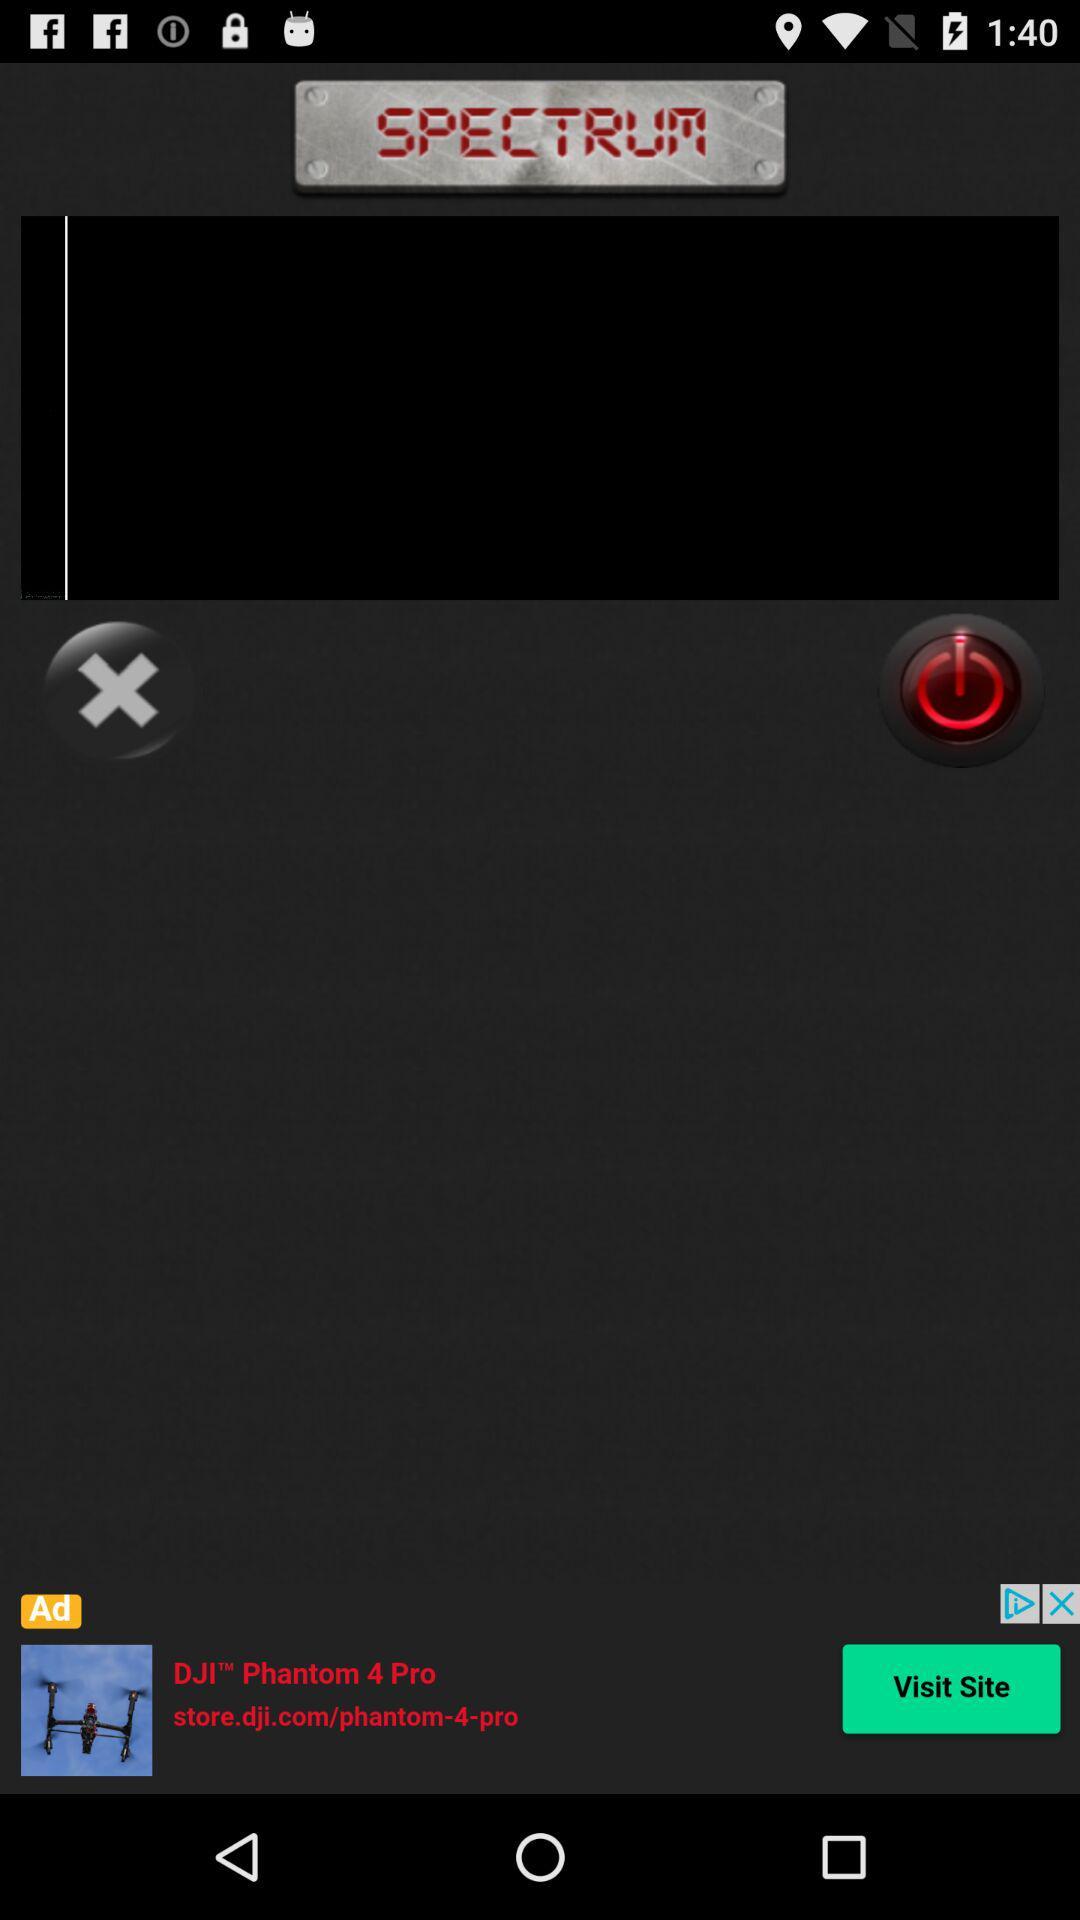  What do you see at coordinates (960, 690) in the screenshot?
I see `switch off` at bounding box center [960, 690].